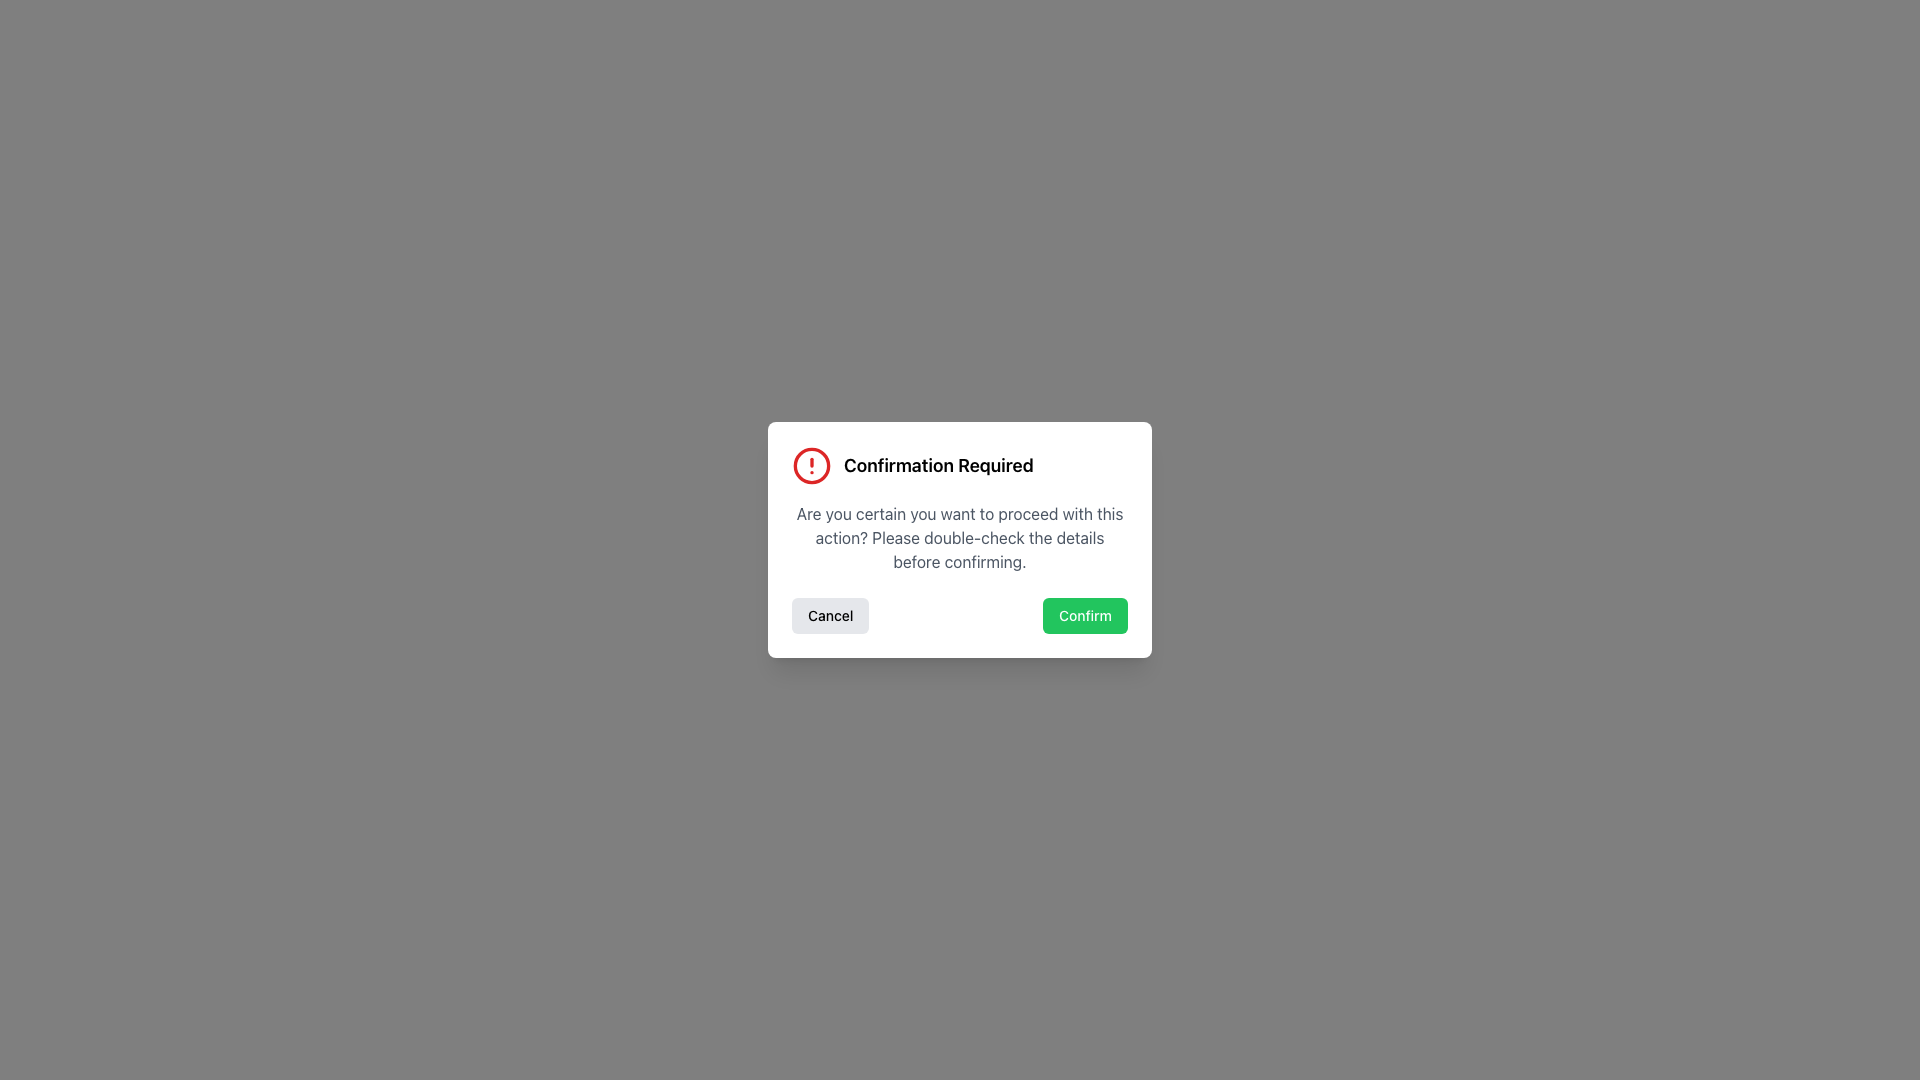 This screenshot has height=1080, width=1920. Describe the element at coordinates (1084, 615) in the screenshot. I see `the green rectangular 'Confirm' button with rounded corners located at the bottom-right of the modal window to confirm the action` at that location.